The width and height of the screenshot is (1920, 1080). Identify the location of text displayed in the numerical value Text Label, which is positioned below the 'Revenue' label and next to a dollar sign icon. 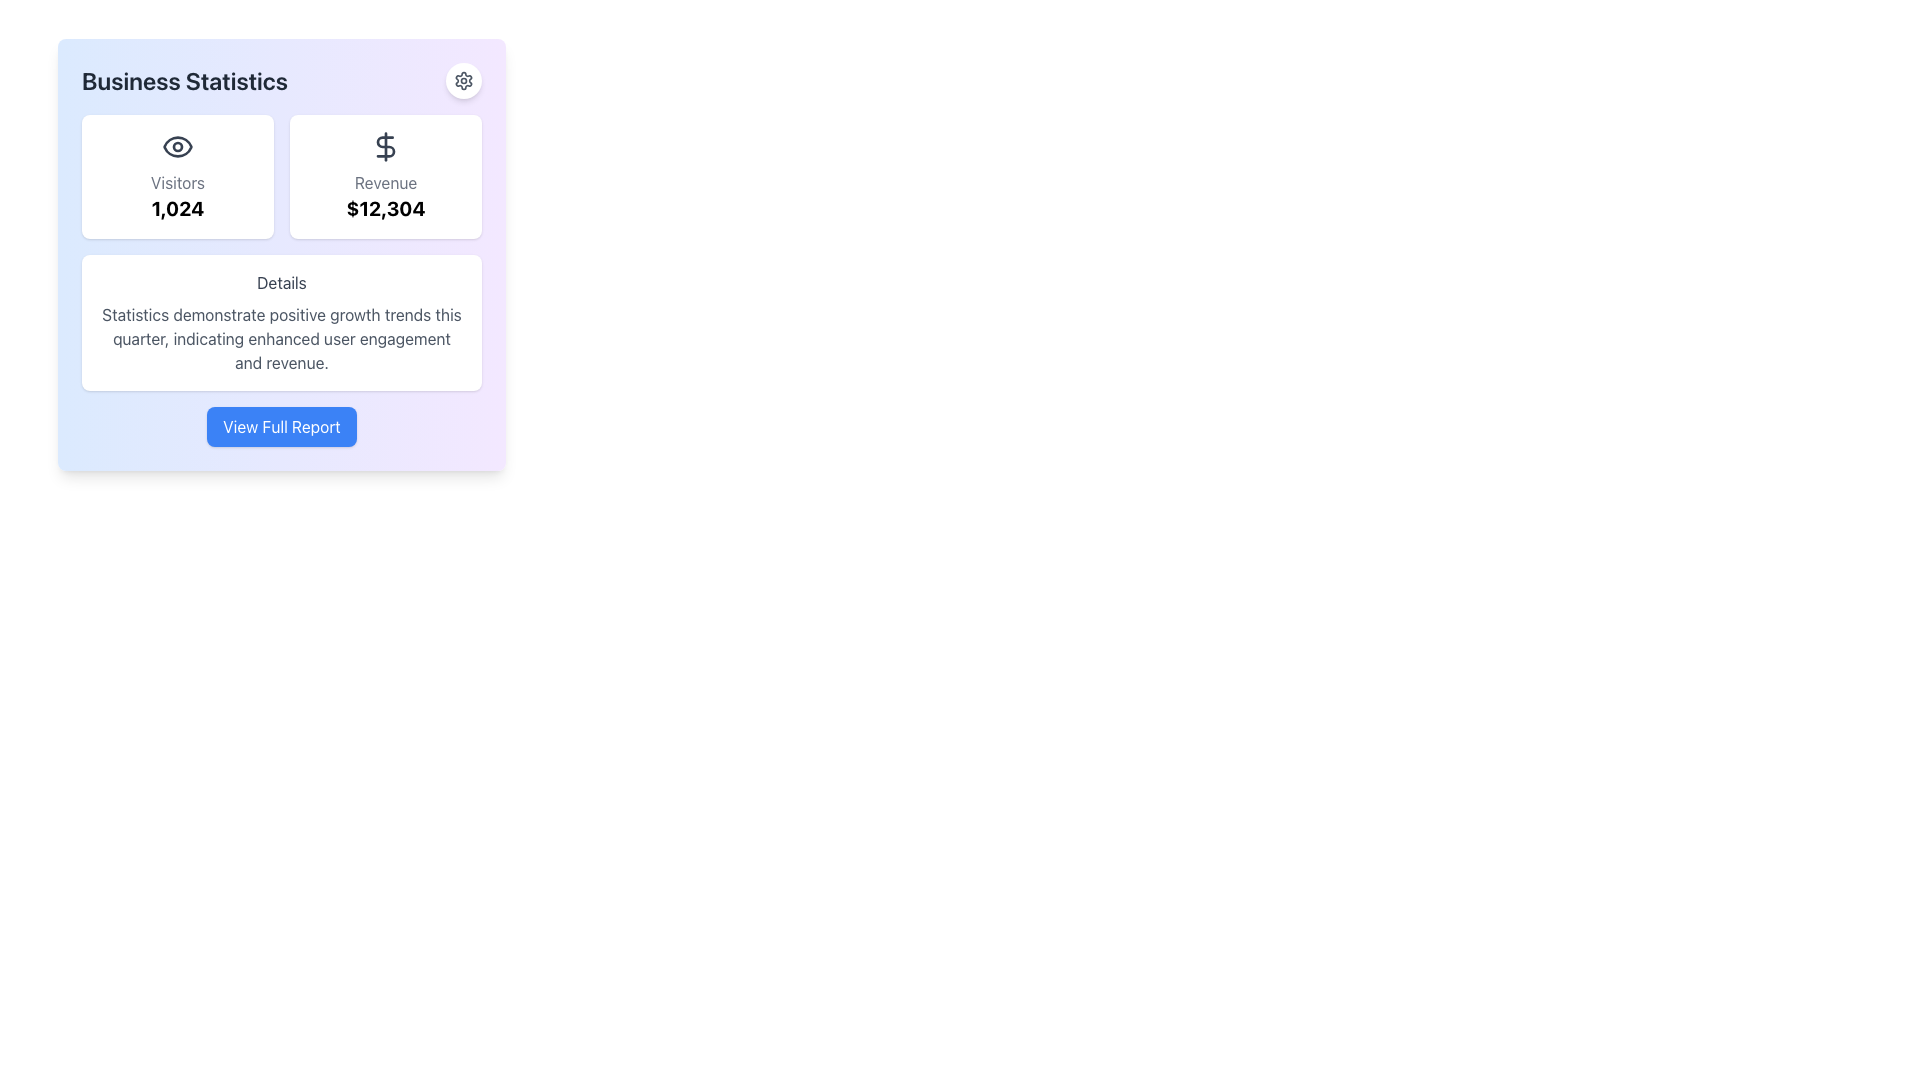
(385, 208).